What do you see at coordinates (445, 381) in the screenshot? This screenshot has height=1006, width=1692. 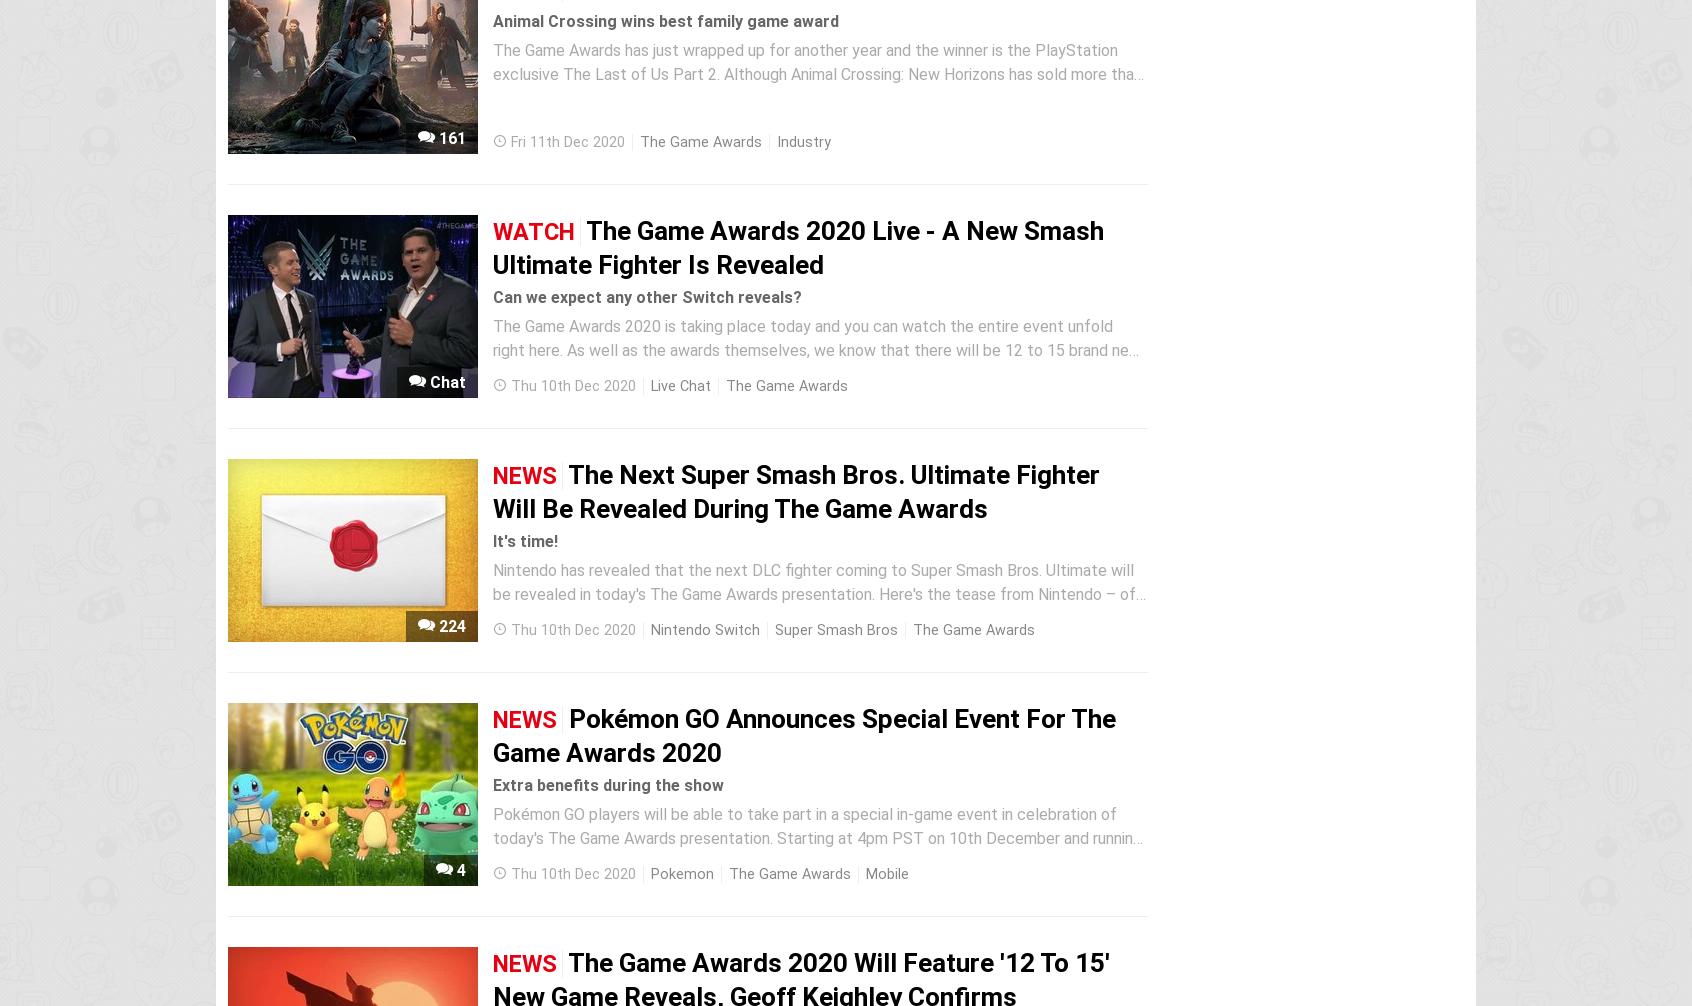 I see `'Chat'` at bounding box center [445, 381].